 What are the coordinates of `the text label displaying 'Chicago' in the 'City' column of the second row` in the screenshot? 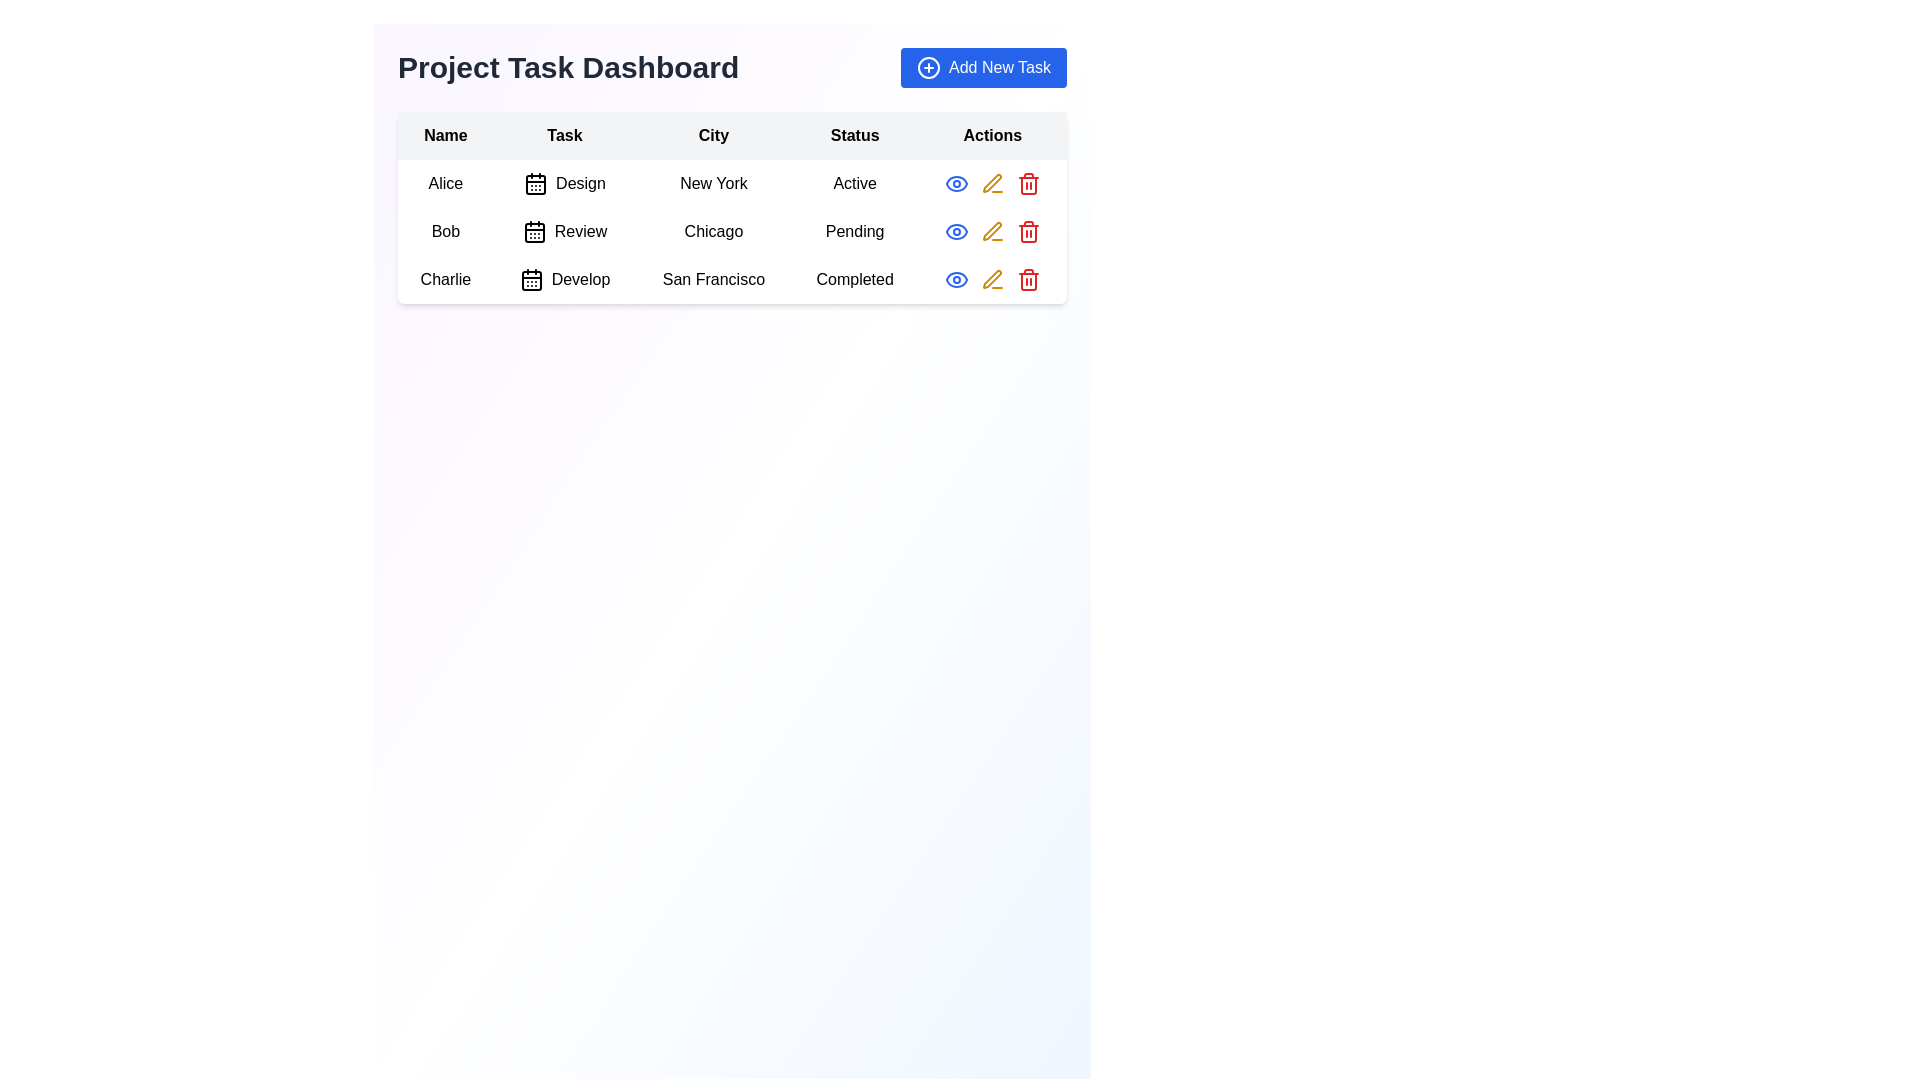 It's located at (713, 230).